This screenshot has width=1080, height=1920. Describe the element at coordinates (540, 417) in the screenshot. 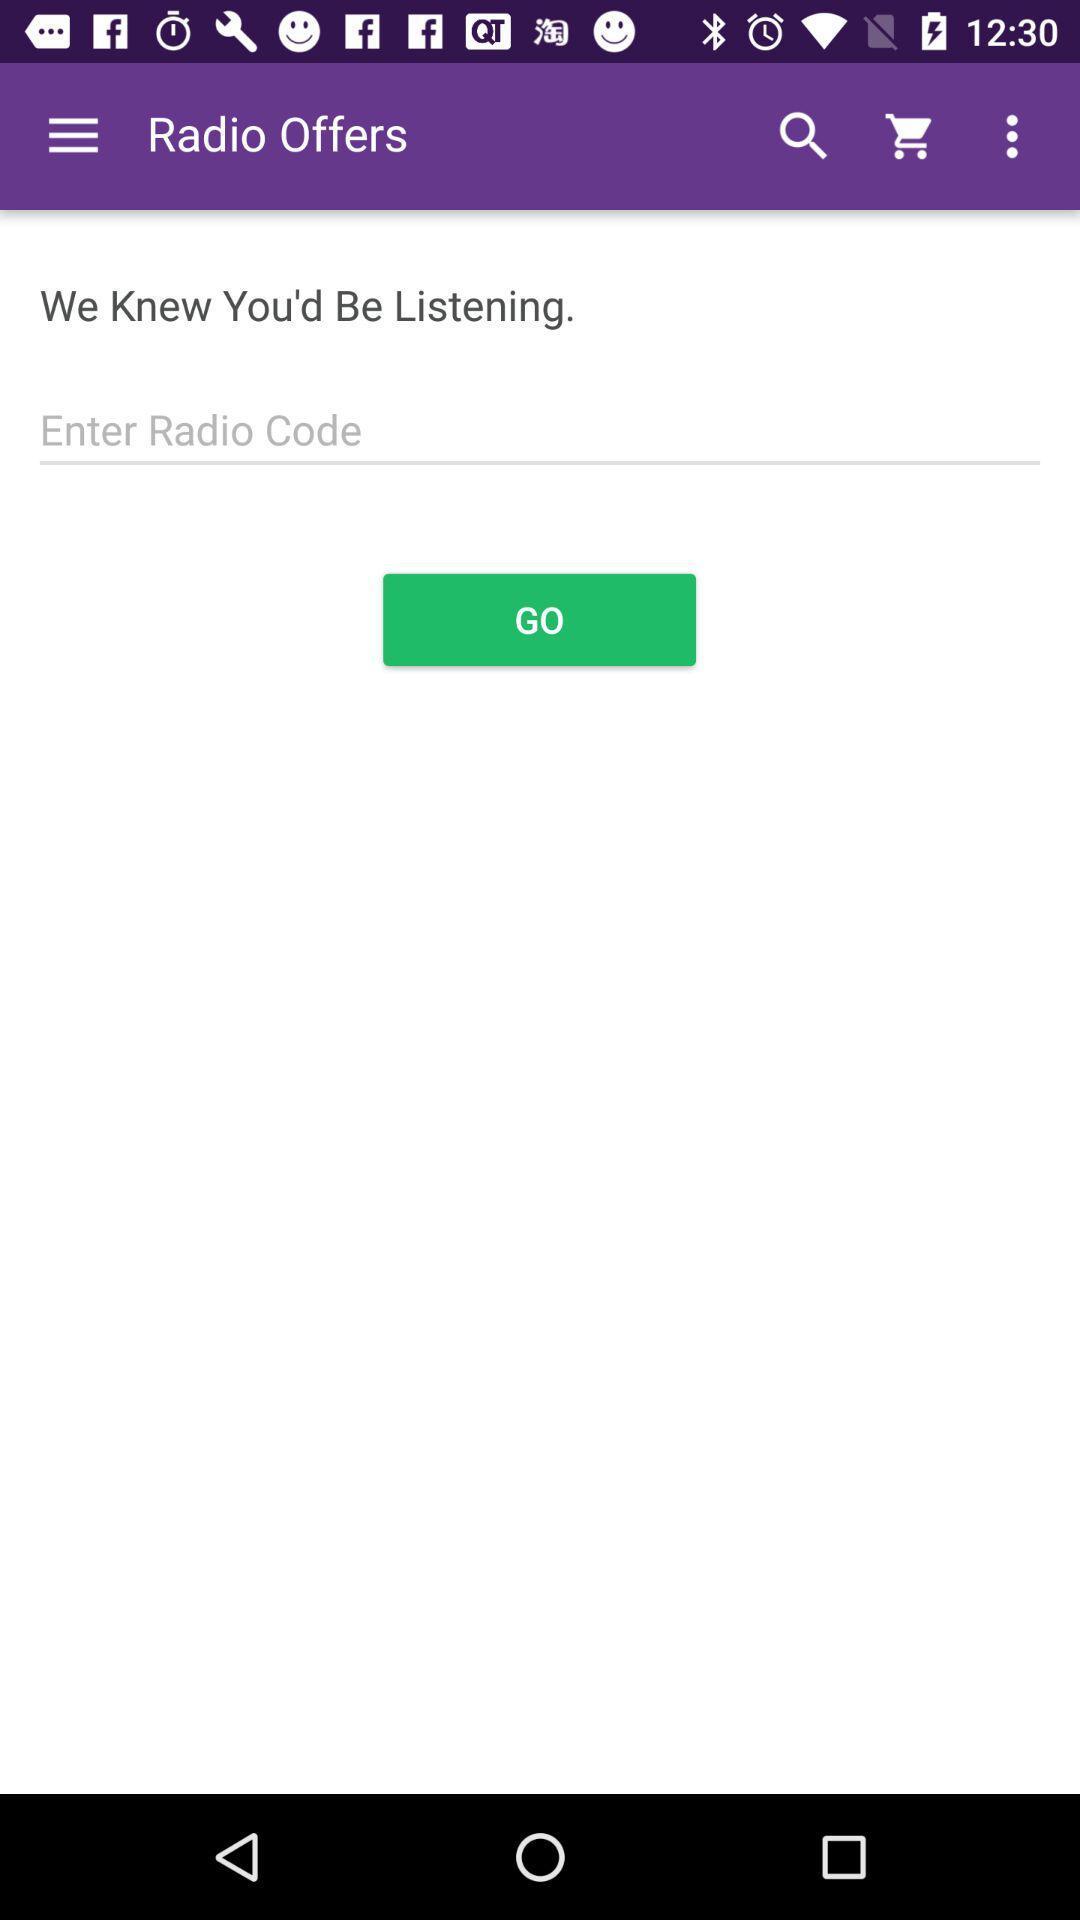

I see `icon below the we knew you` at that location.